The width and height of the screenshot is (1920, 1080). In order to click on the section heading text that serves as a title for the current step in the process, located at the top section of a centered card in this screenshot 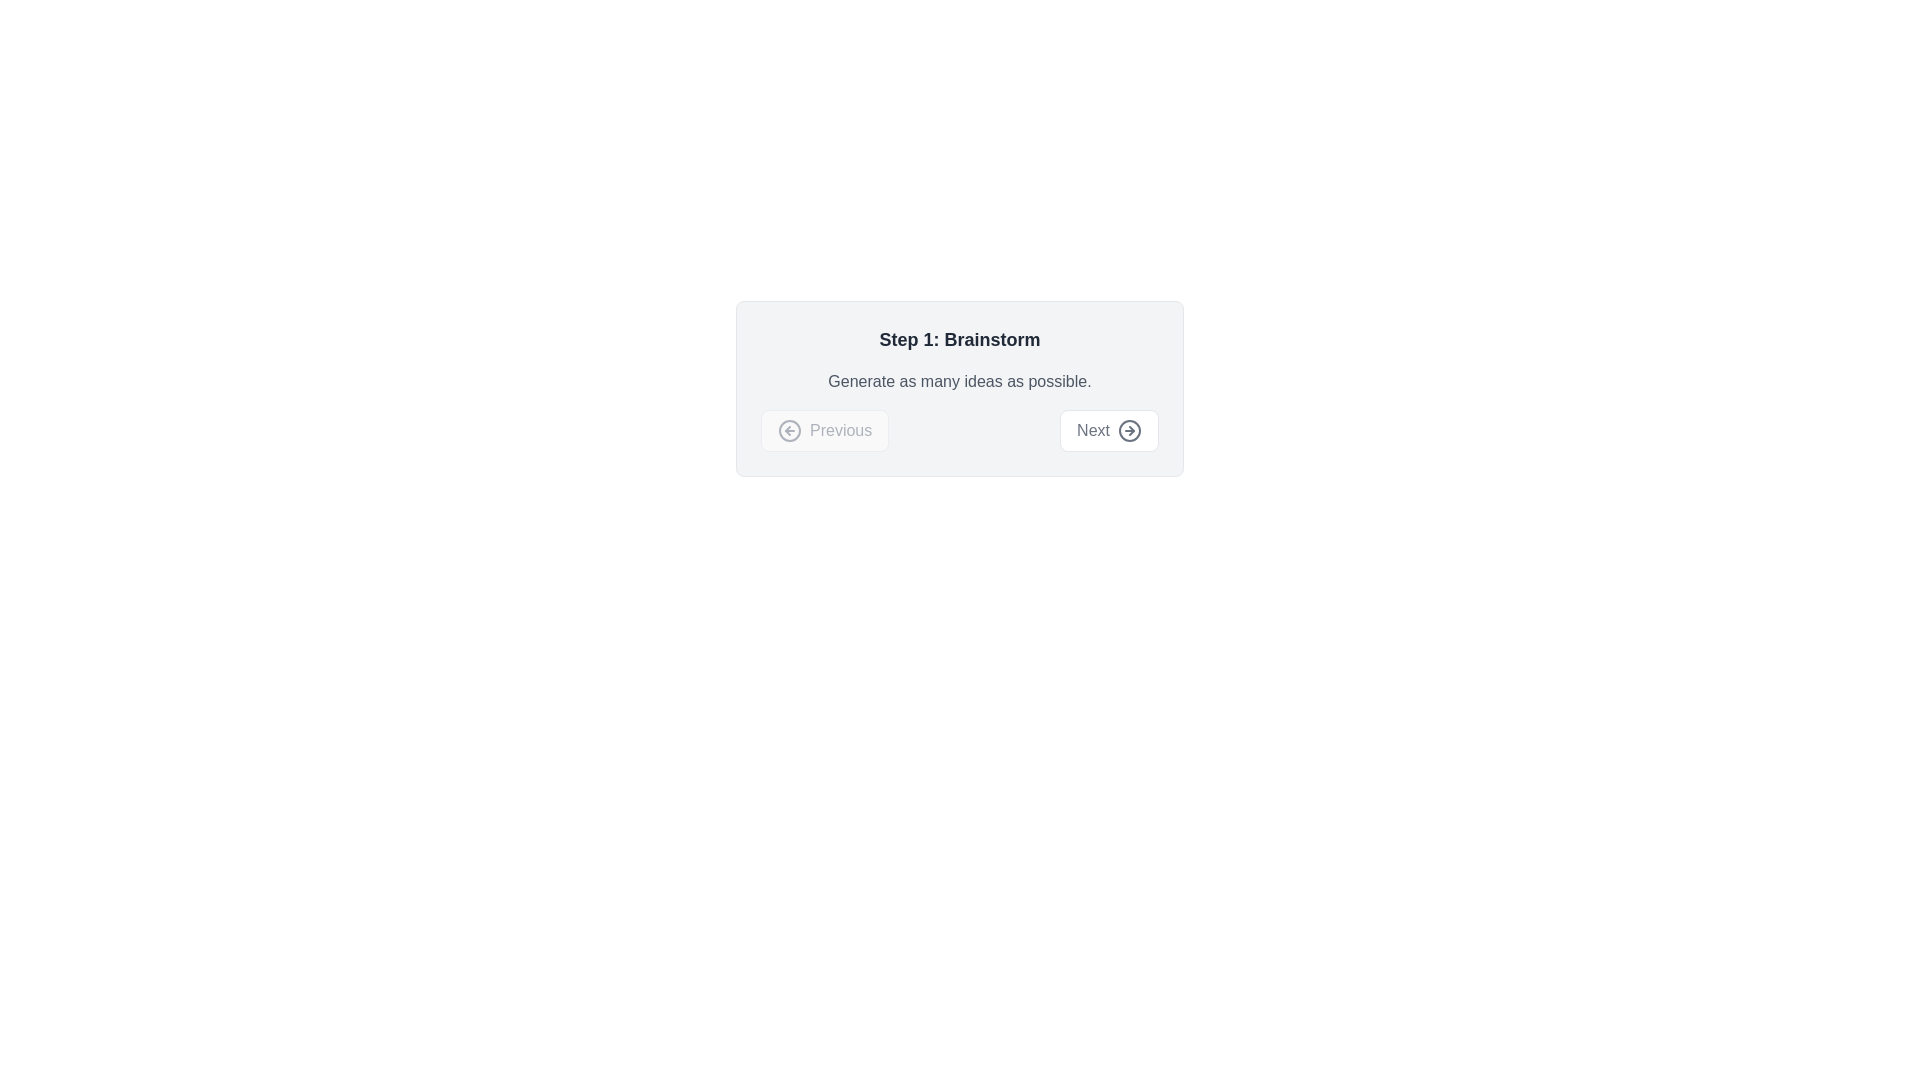, I will do `click(960, 338)`.